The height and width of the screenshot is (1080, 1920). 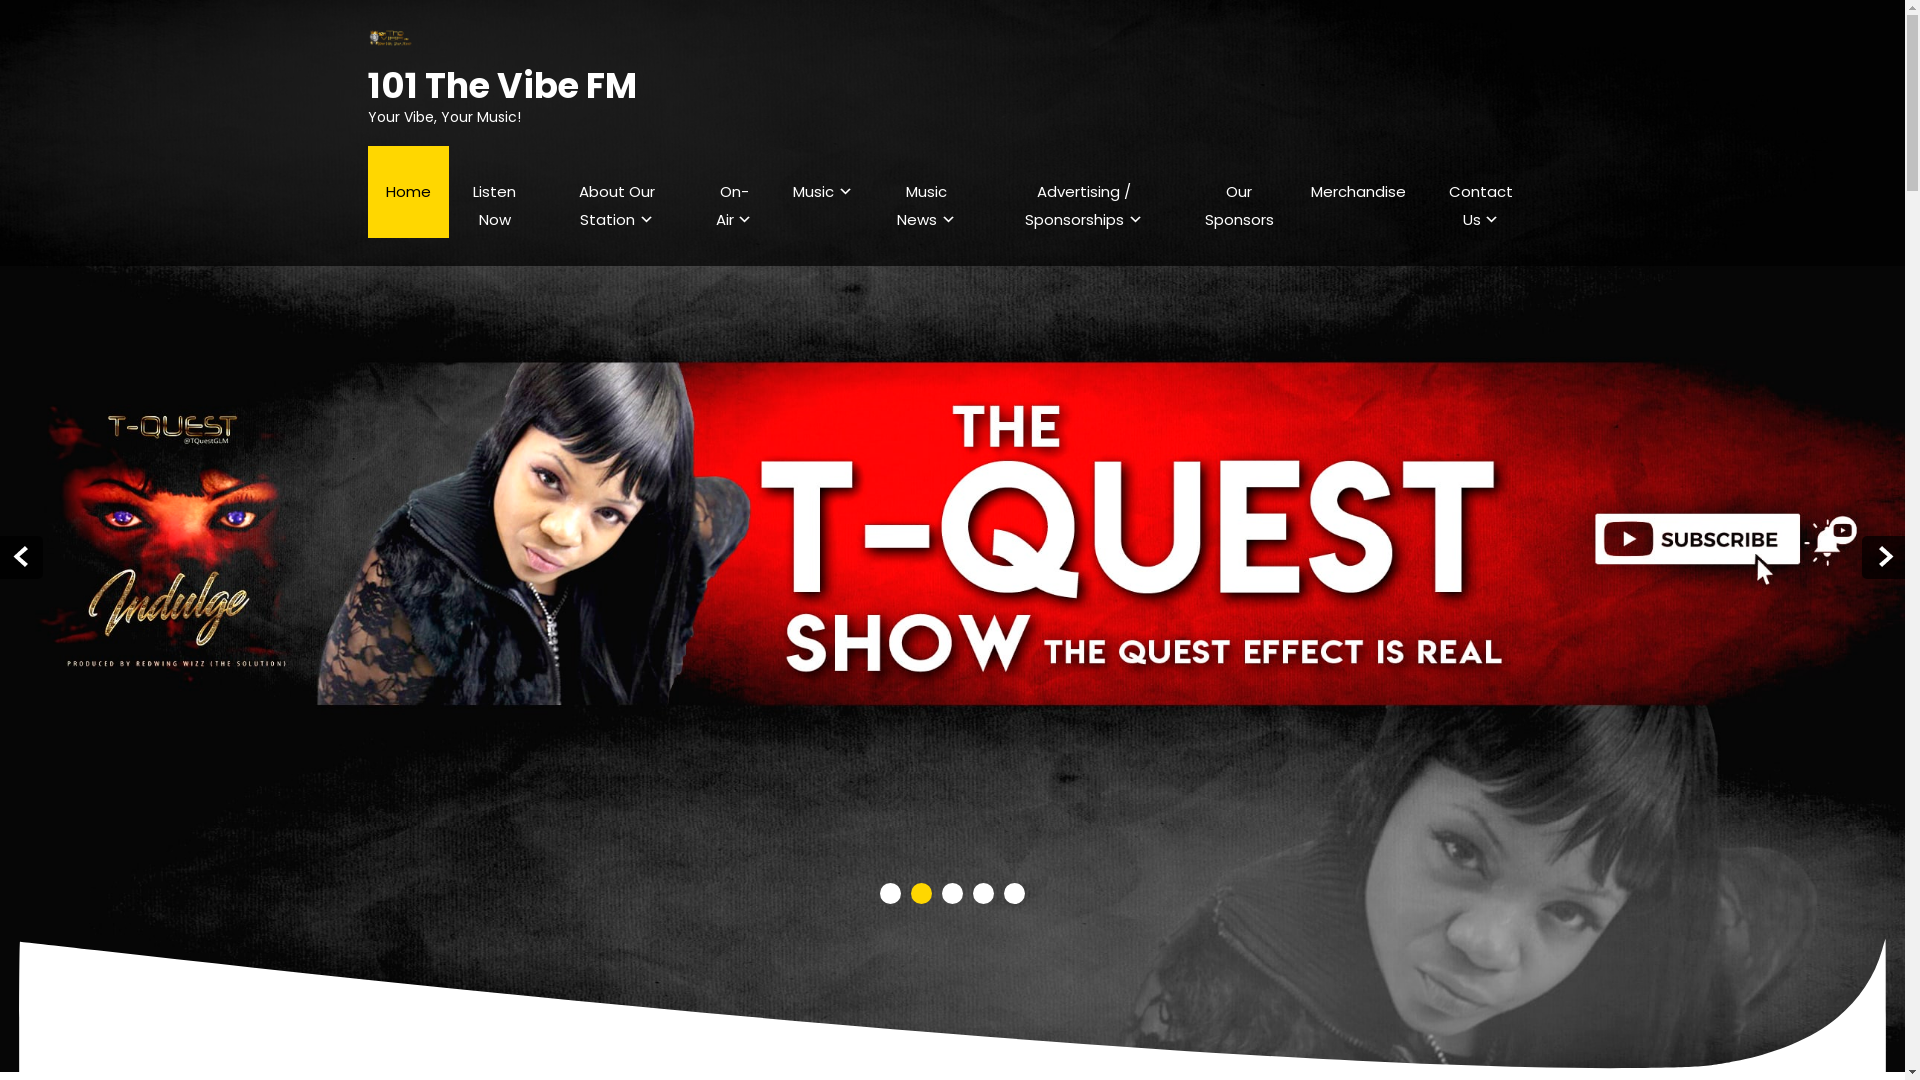 What do you see at coordinates (920, 892) in the screenshot?
I see `'2'` at bounding box center [920, 892].